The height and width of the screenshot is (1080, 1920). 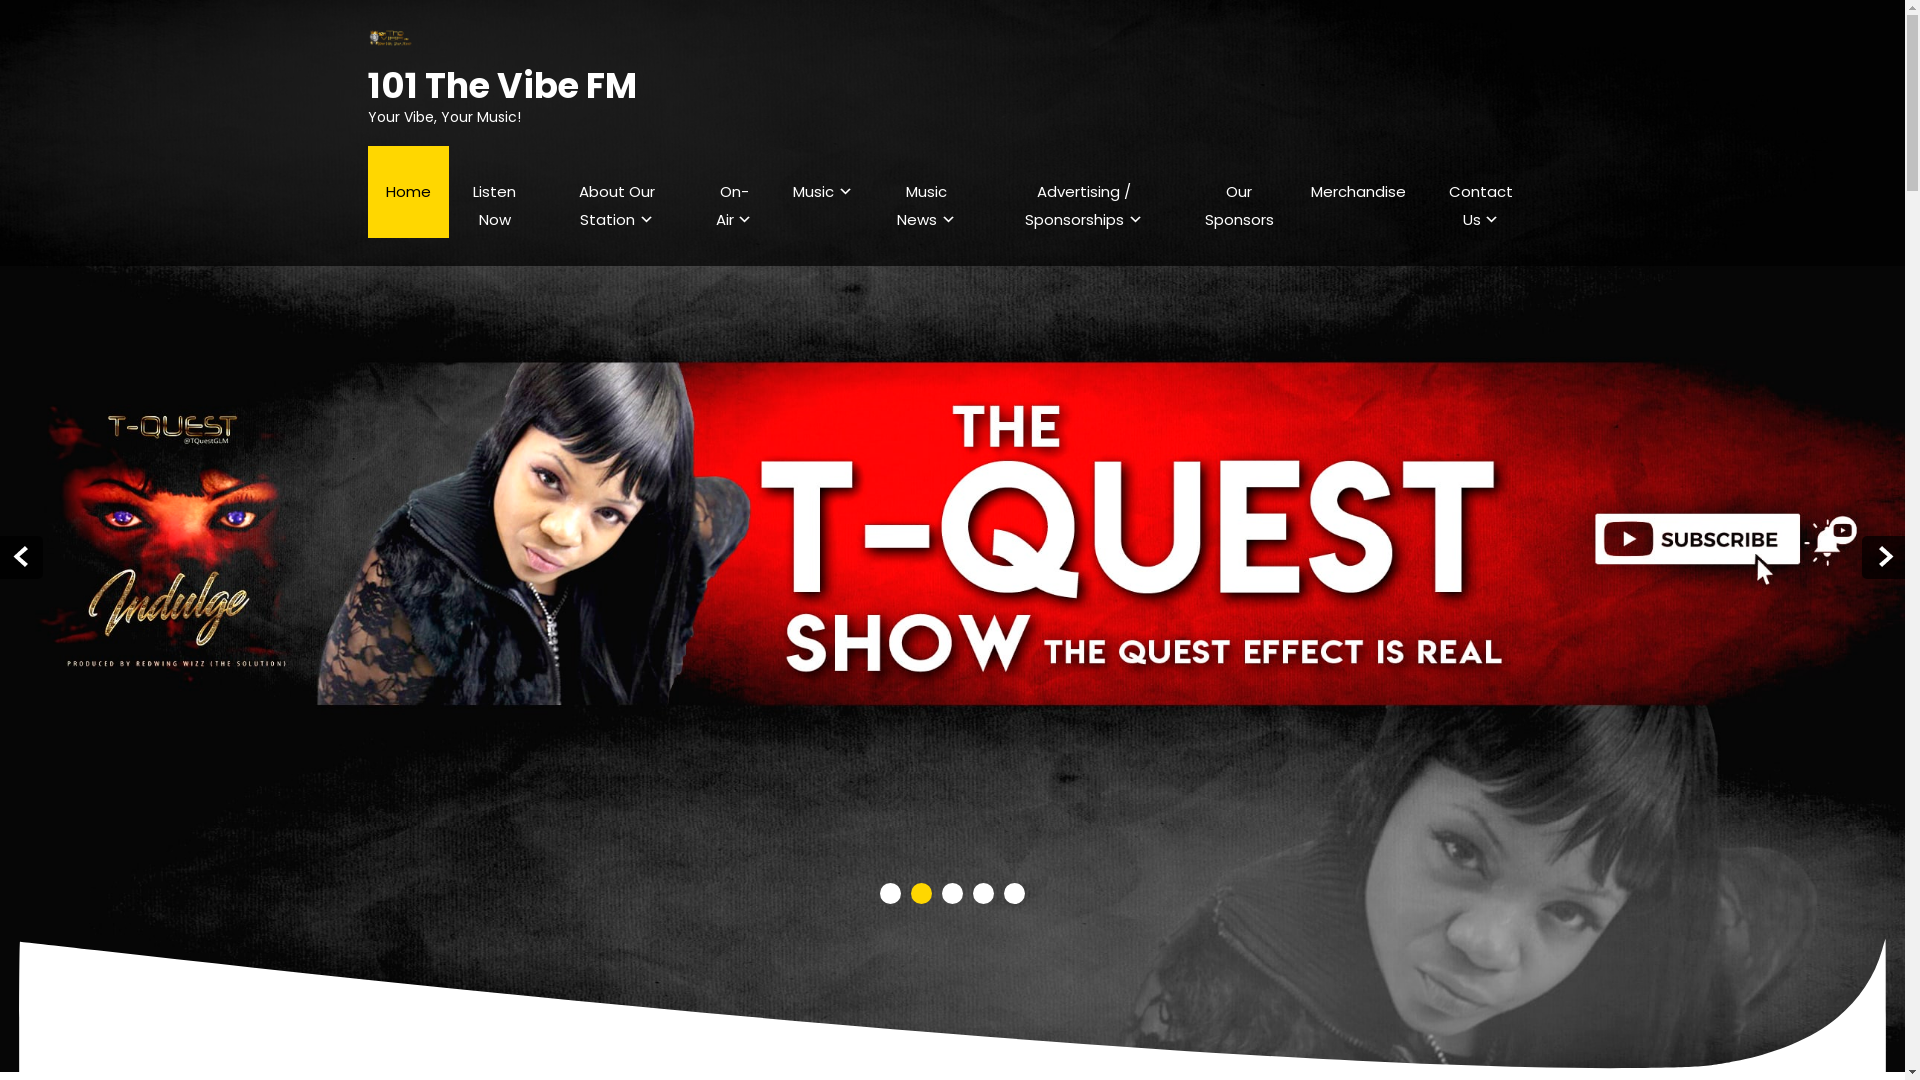 What do you see at coordinates (920, 892) in the screenshot?
I see `'2'` at bounding box center [920, 892].